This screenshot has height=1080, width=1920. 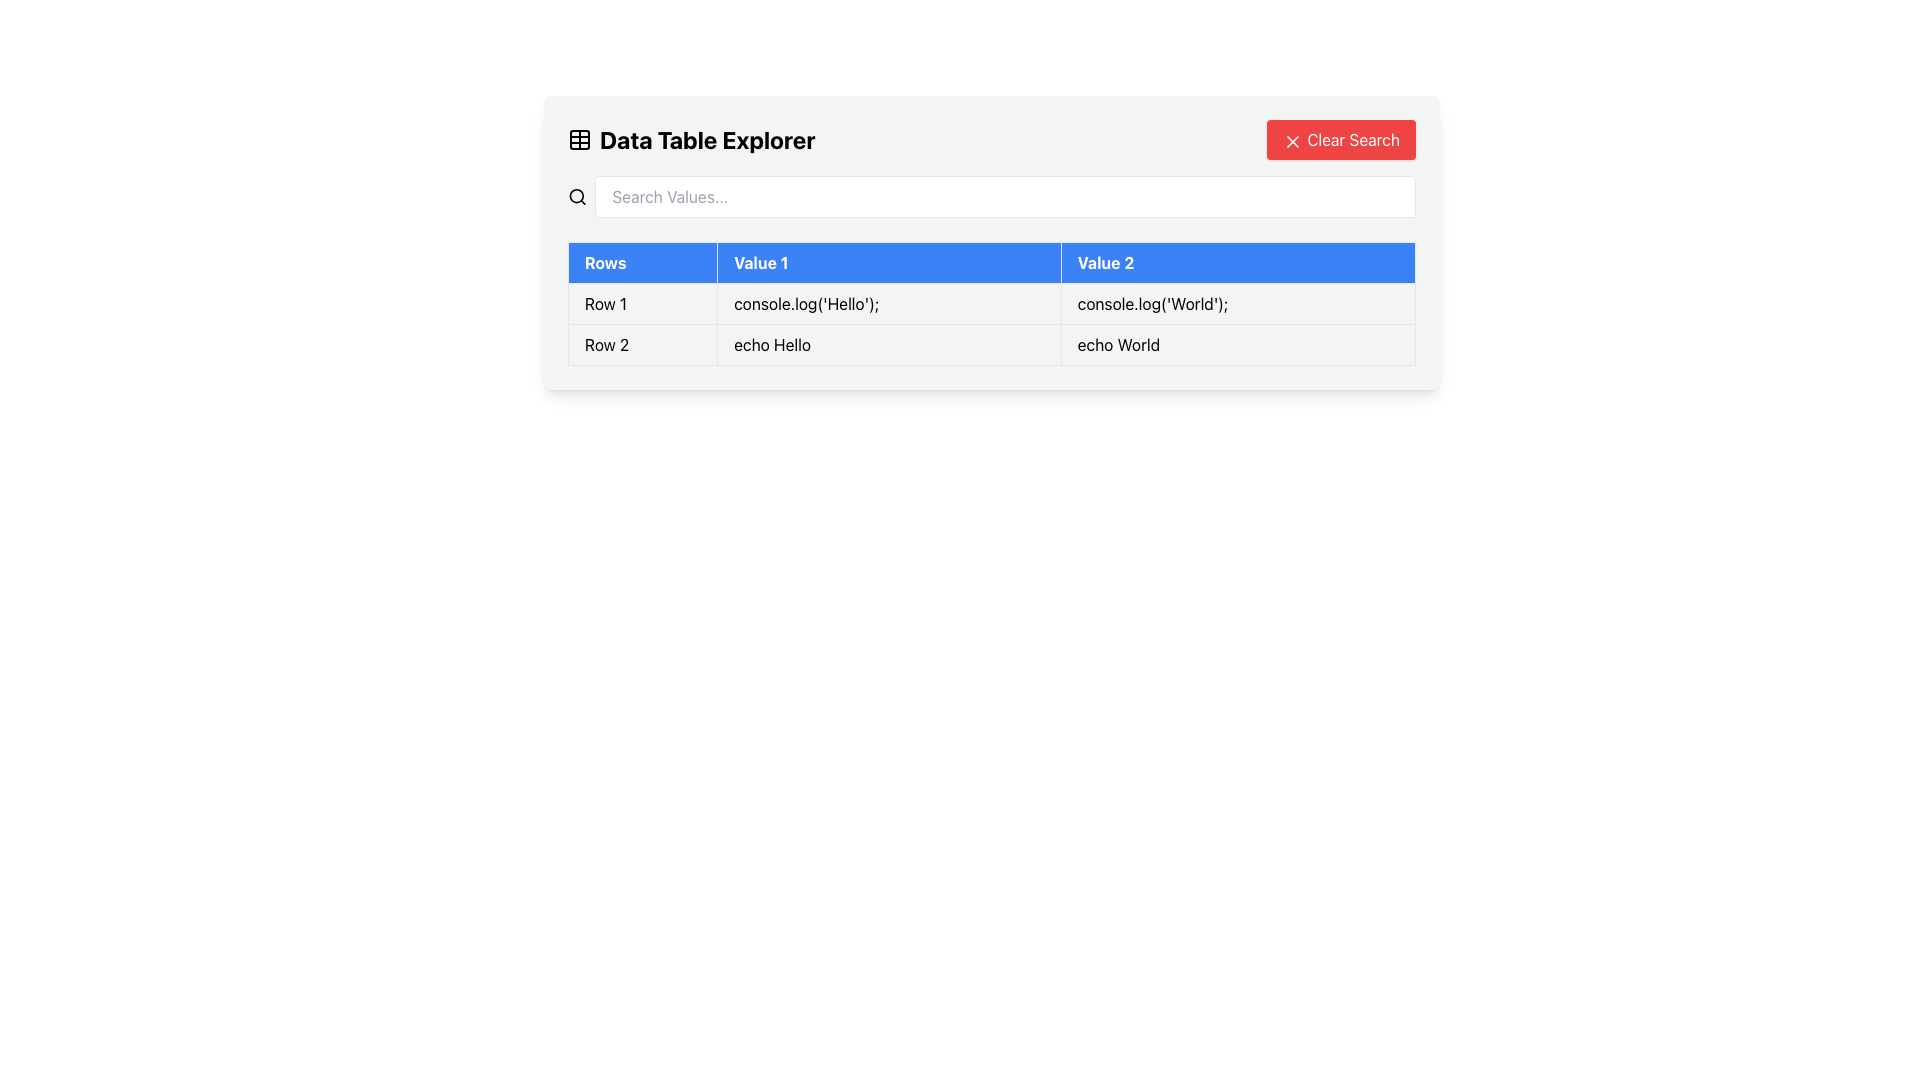 I want to click on the bold text label 'Data Table Explorer' with a table icon to its left, located at the top left of the interface, so click(x=691, y=138).